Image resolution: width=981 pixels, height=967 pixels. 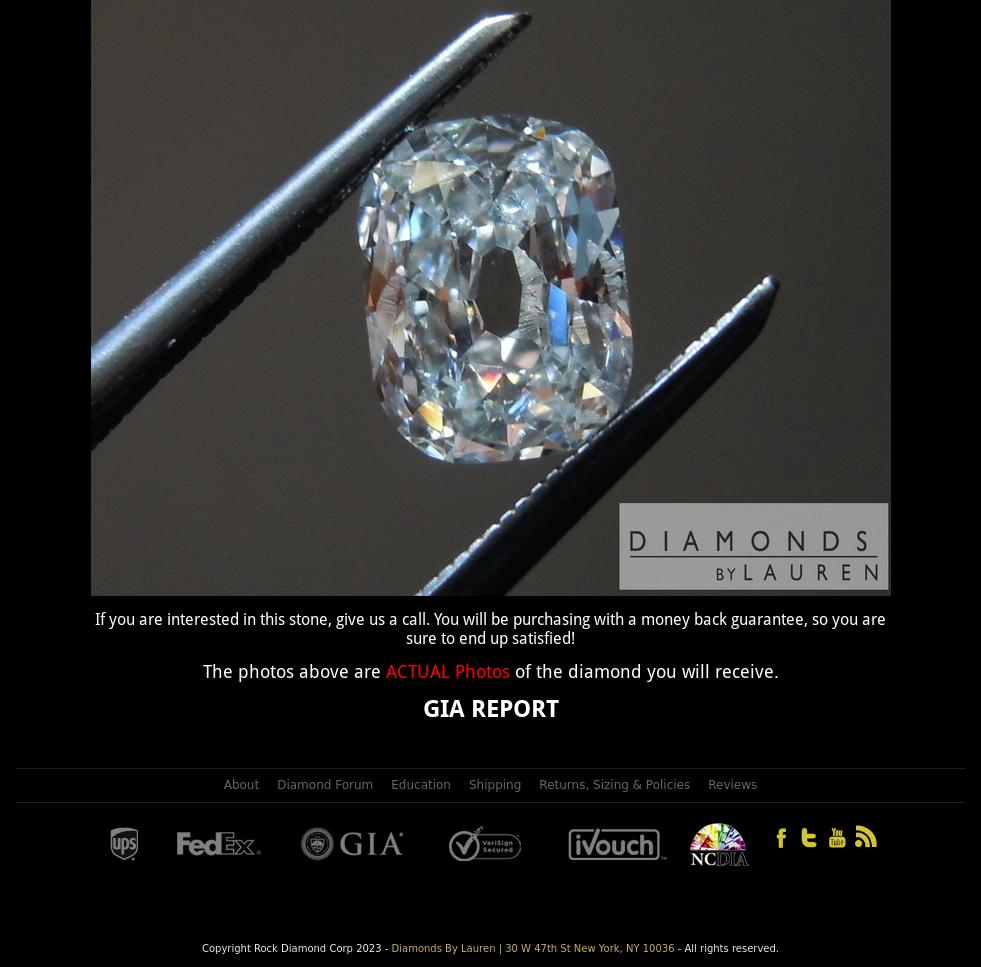 What do you see at coordinates (93, 627) in the screenshot?
I see `'If you are interested in this stone, give us a call. You will be purchasing with a money back guarantee, so you are sure to end up satisfied!'` at bounding box center [93, 627].